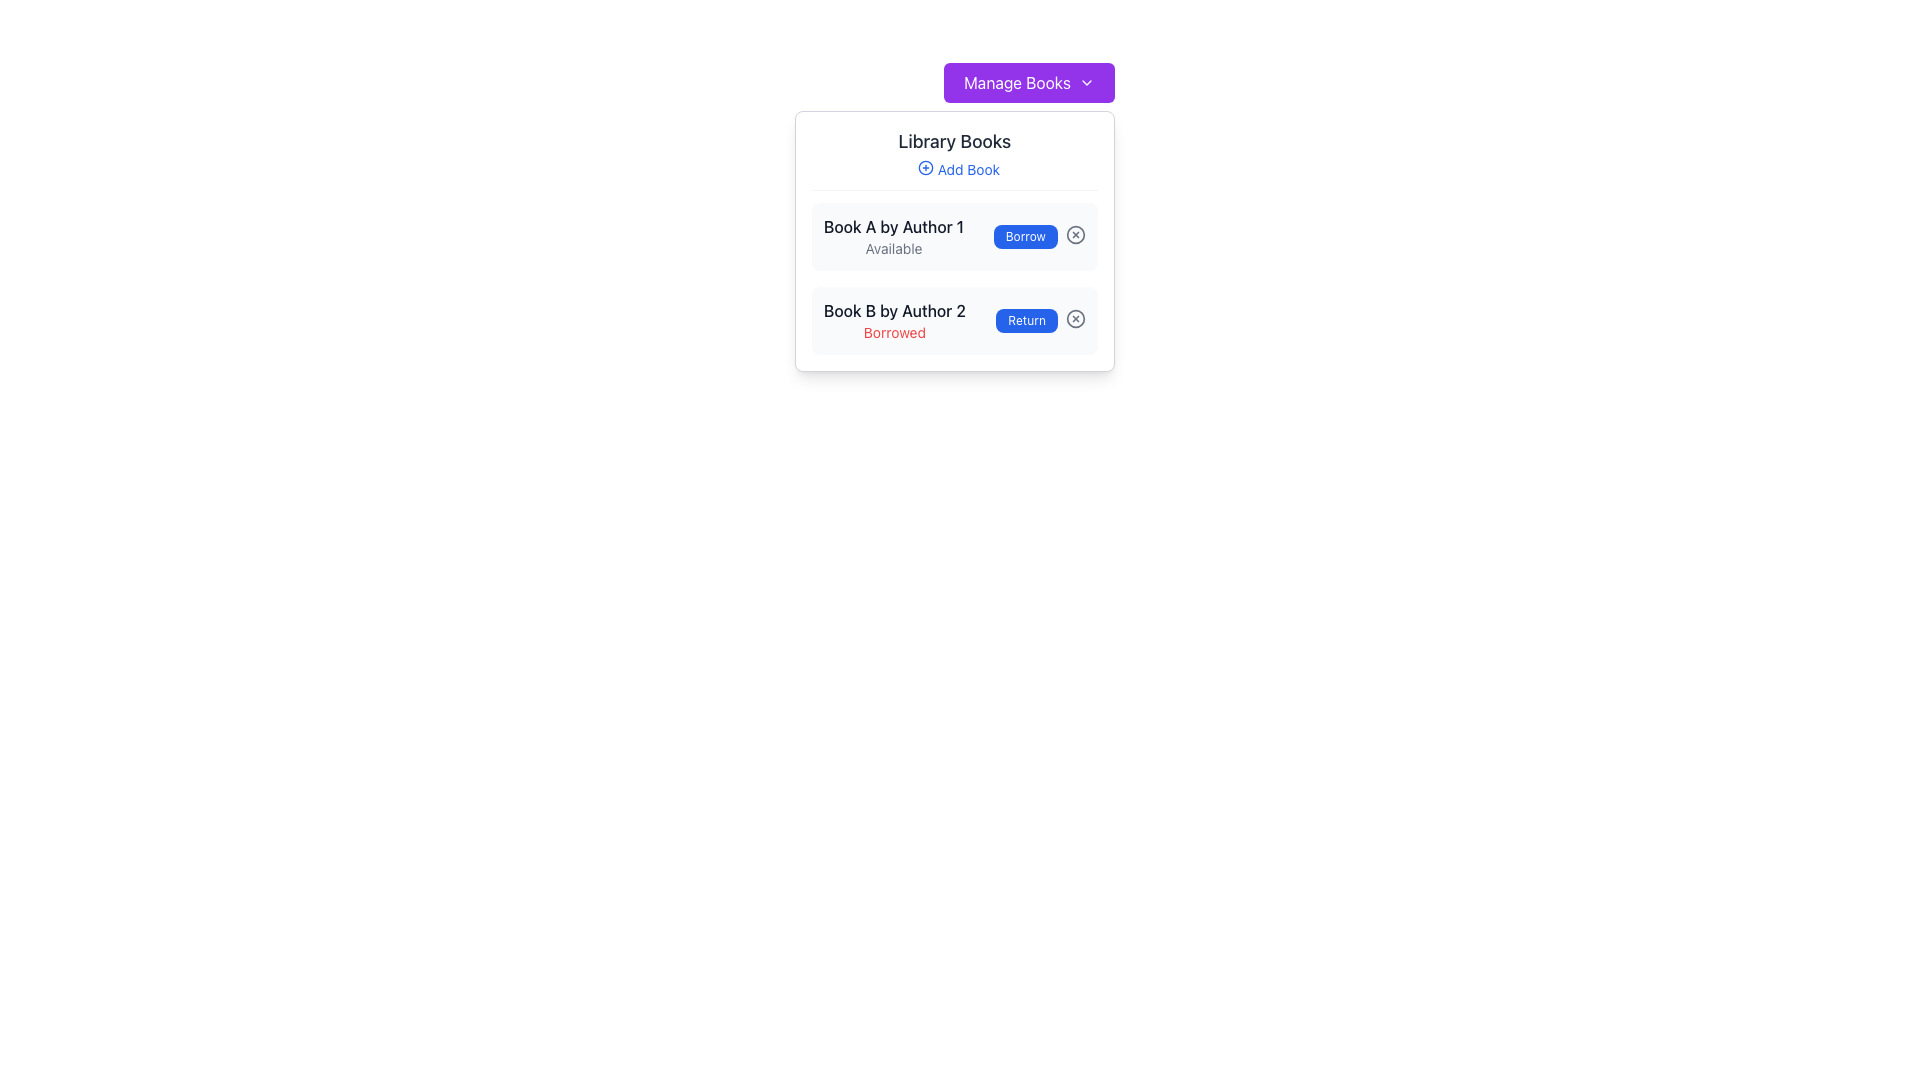 This screenshot has width=1920, height=1080. What do you see at coordinates (1027, 319) in the screenshot?
I see `the return button associated with 'Book B by Author 2'` at bounding box center [1027, 319].